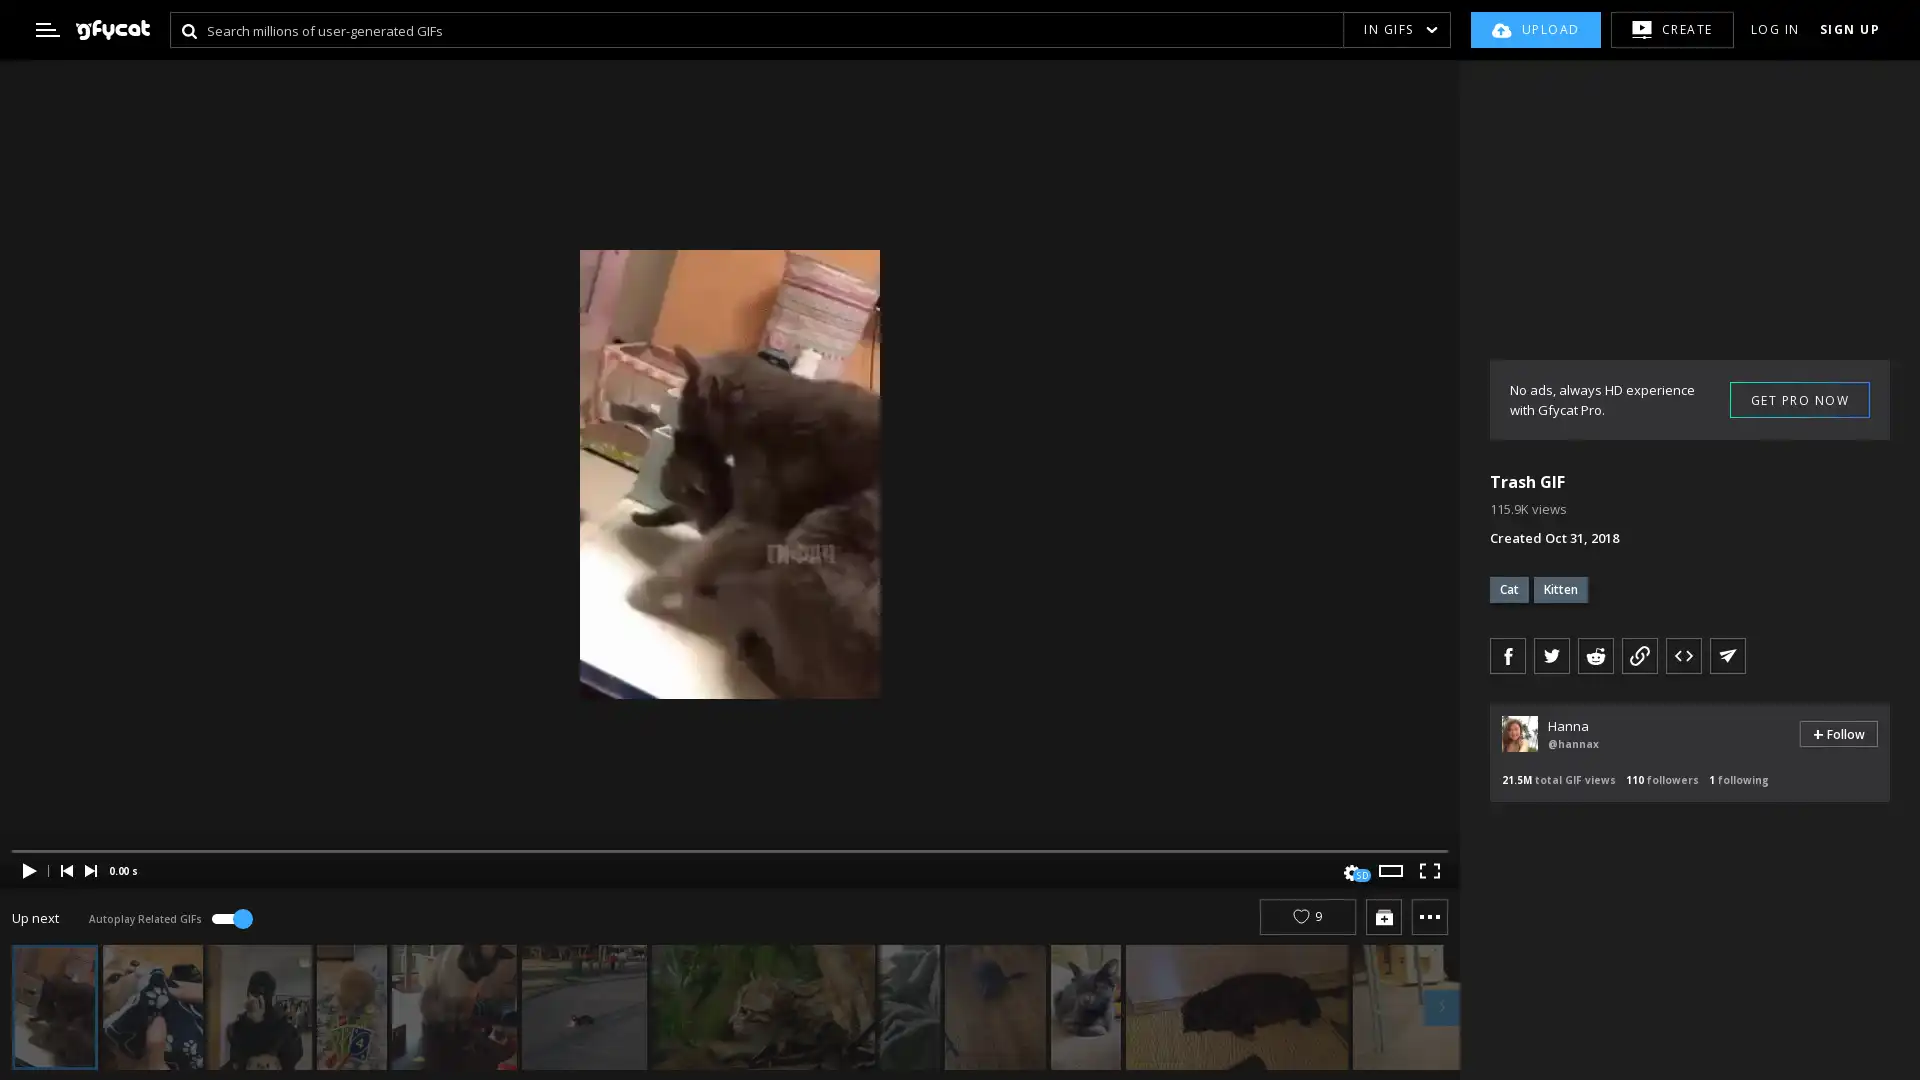 The image size is (1920, 1080). What do you see at coordinates (1838, 733) in the screenshot?
I see `+ Follow` at bounding box center [1838, 733].